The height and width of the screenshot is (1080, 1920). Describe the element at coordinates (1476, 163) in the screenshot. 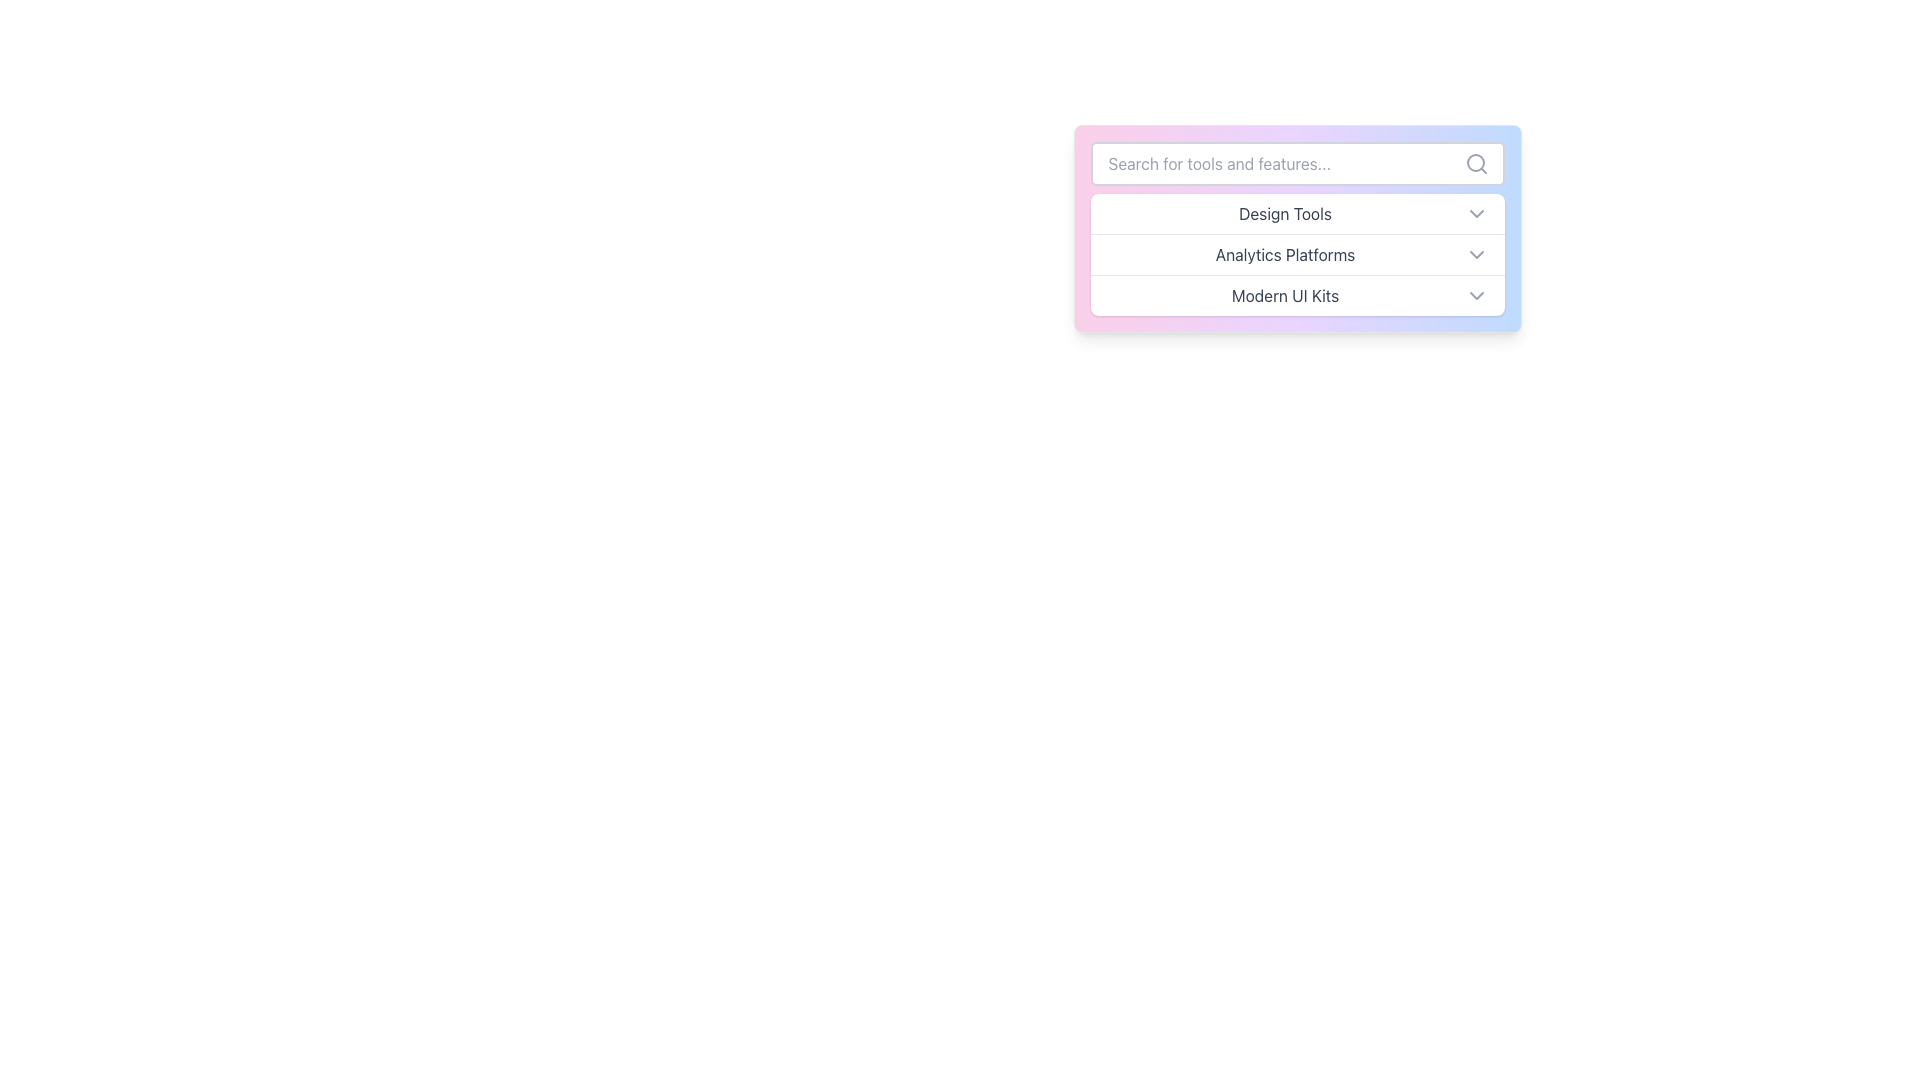

I see `the magnifying glass icon located at the far right of the search input field, which is styled with a modern design and rendered in gray color` at that location.